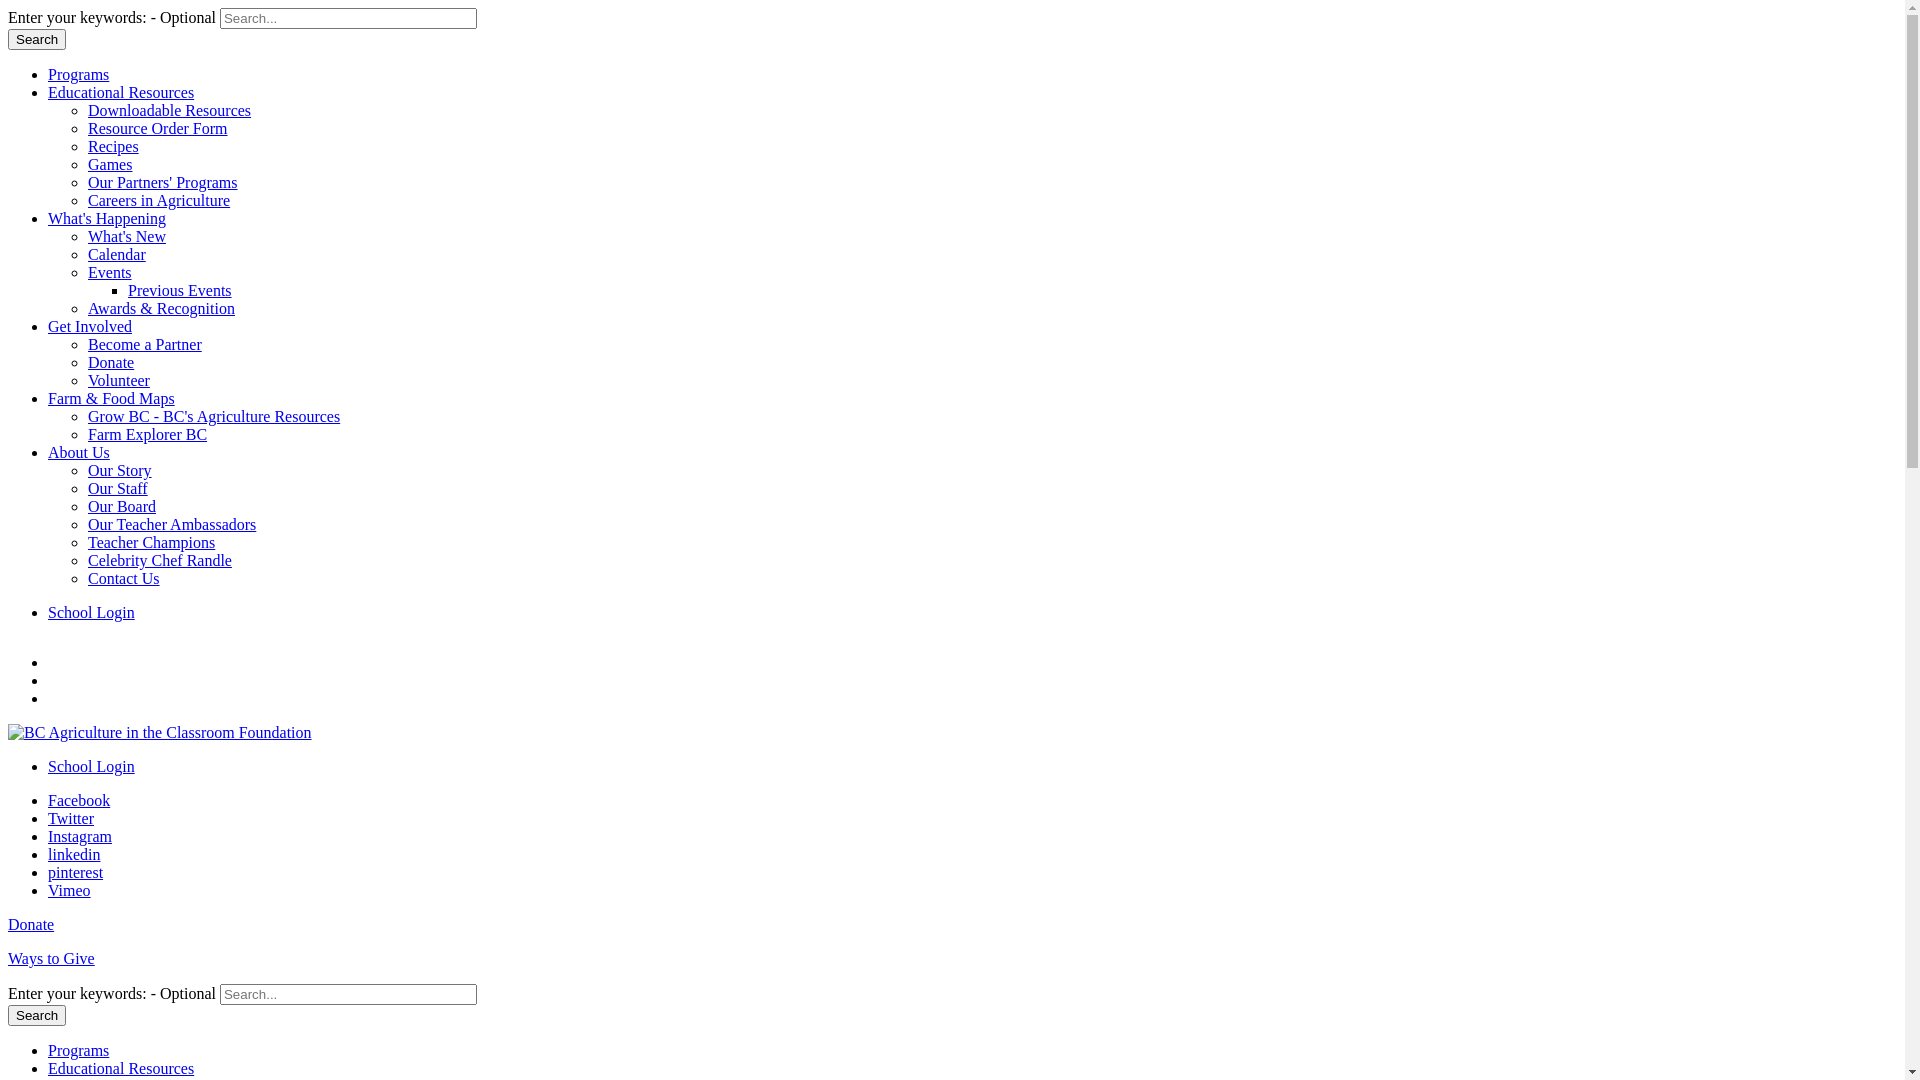 This screenshot has width=1920, height=1080. Describe the element at coordinates (8, 8) in the screenshot. I see `'Skip to main content'` at that location.